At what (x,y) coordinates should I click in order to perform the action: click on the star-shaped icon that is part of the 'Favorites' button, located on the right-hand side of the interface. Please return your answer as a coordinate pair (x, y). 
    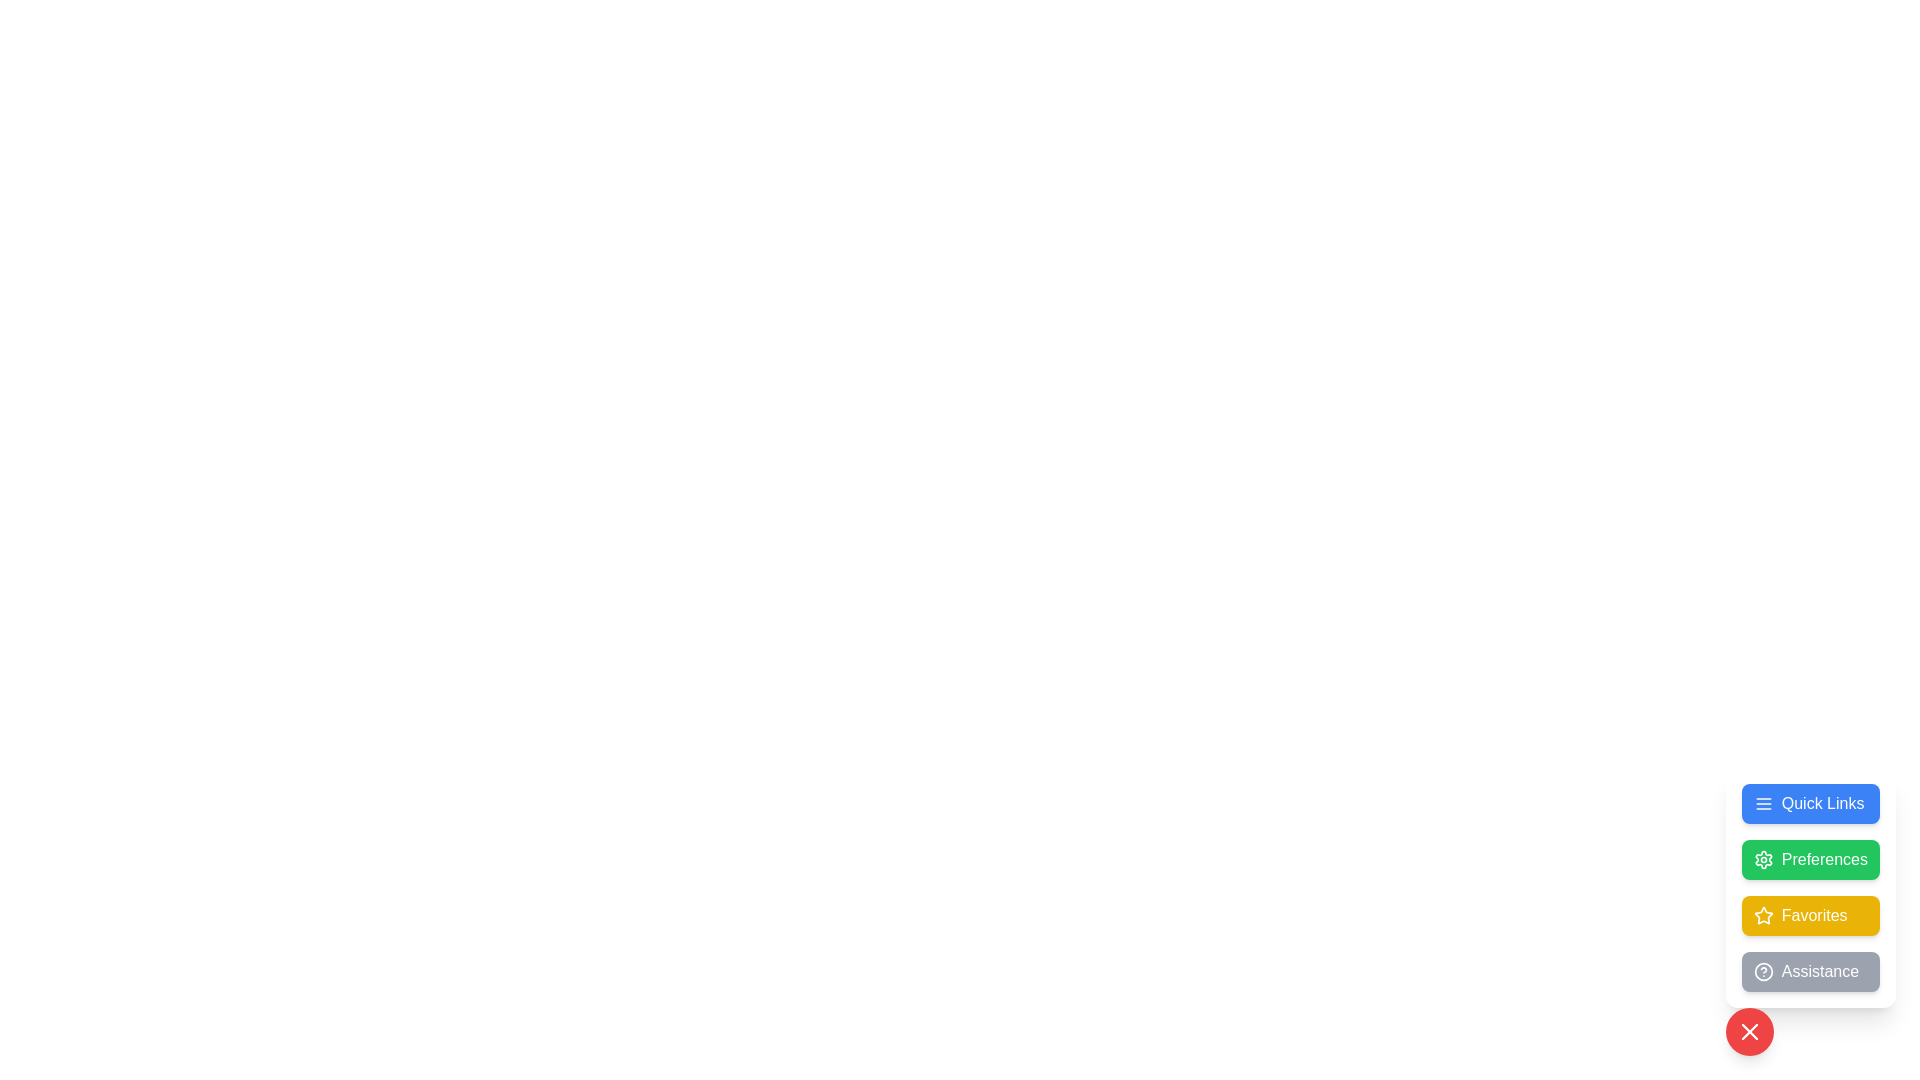
    Looking at the image, I should click on (1763, 915).